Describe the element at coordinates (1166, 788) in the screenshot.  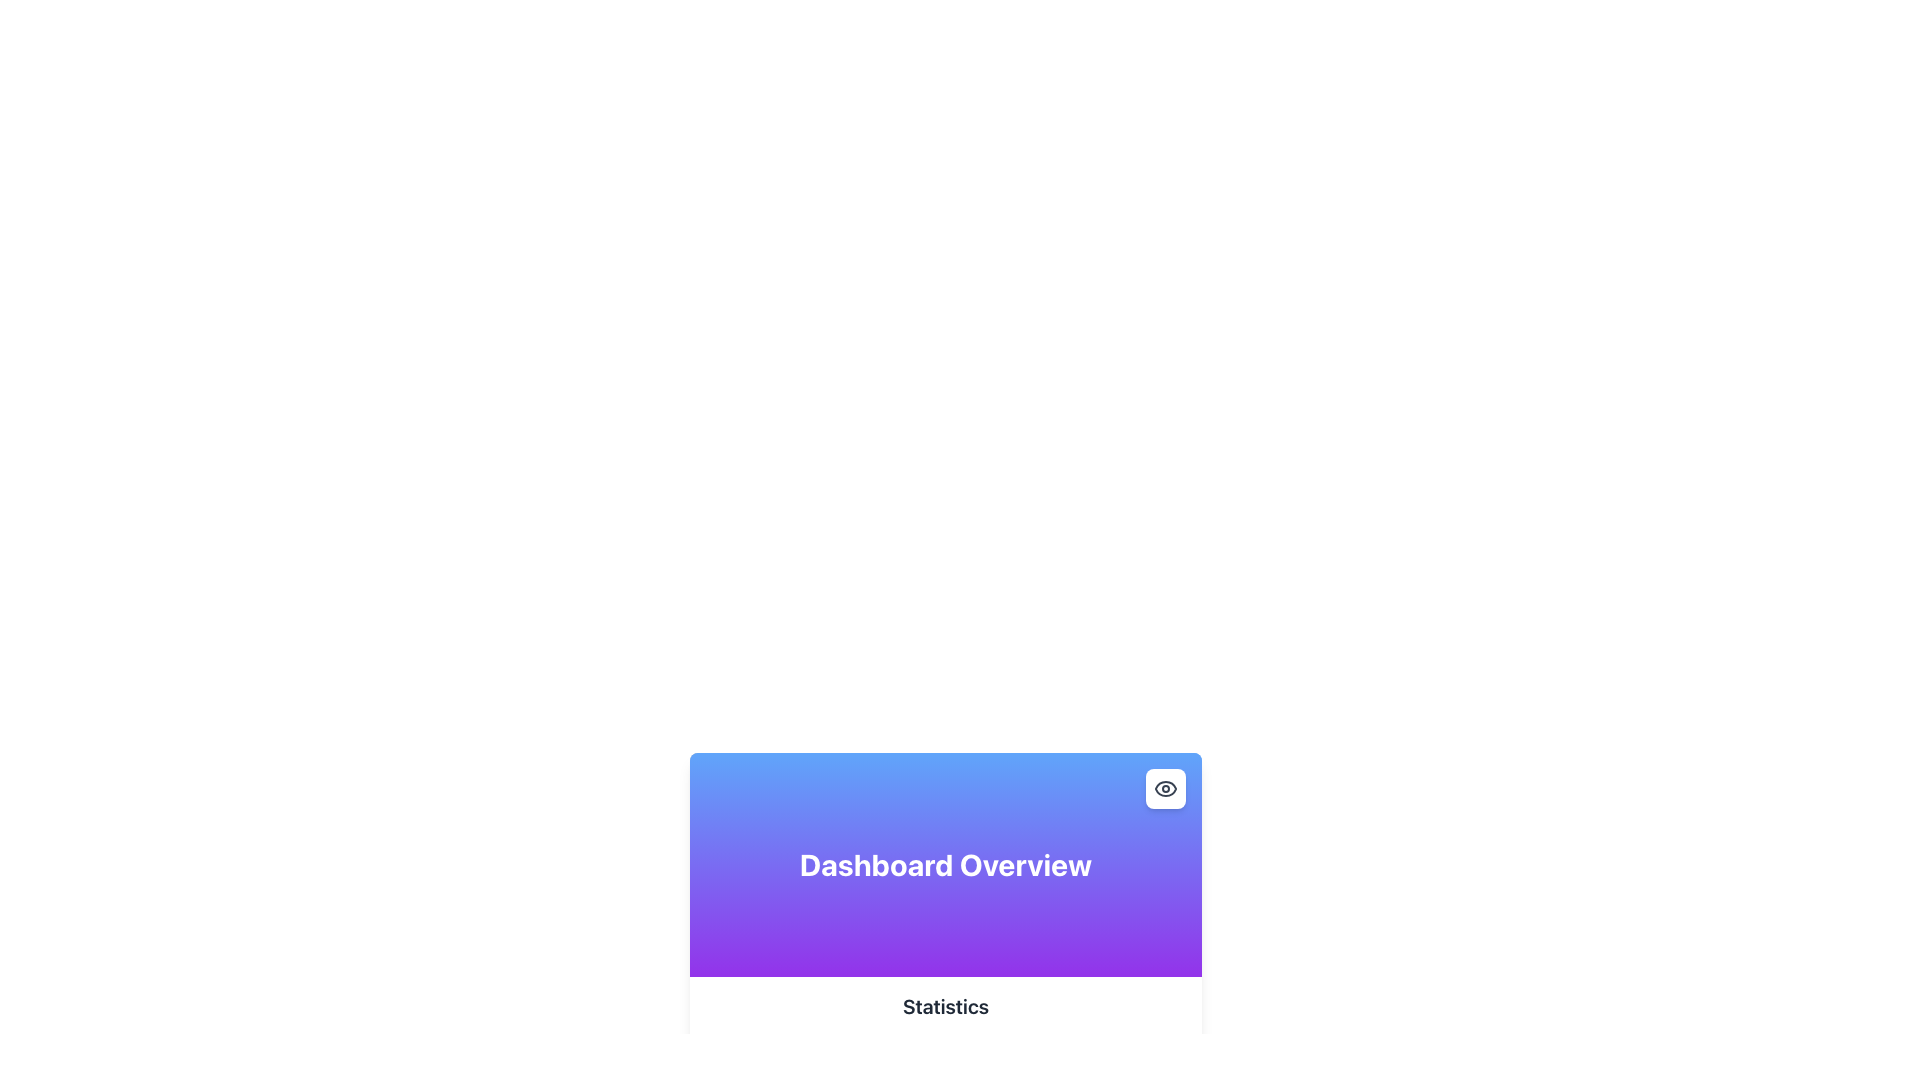
I see `the eye icon located at the top-right corner of the rectangular overlay in the 'Dashboard Overview' card` at that location.